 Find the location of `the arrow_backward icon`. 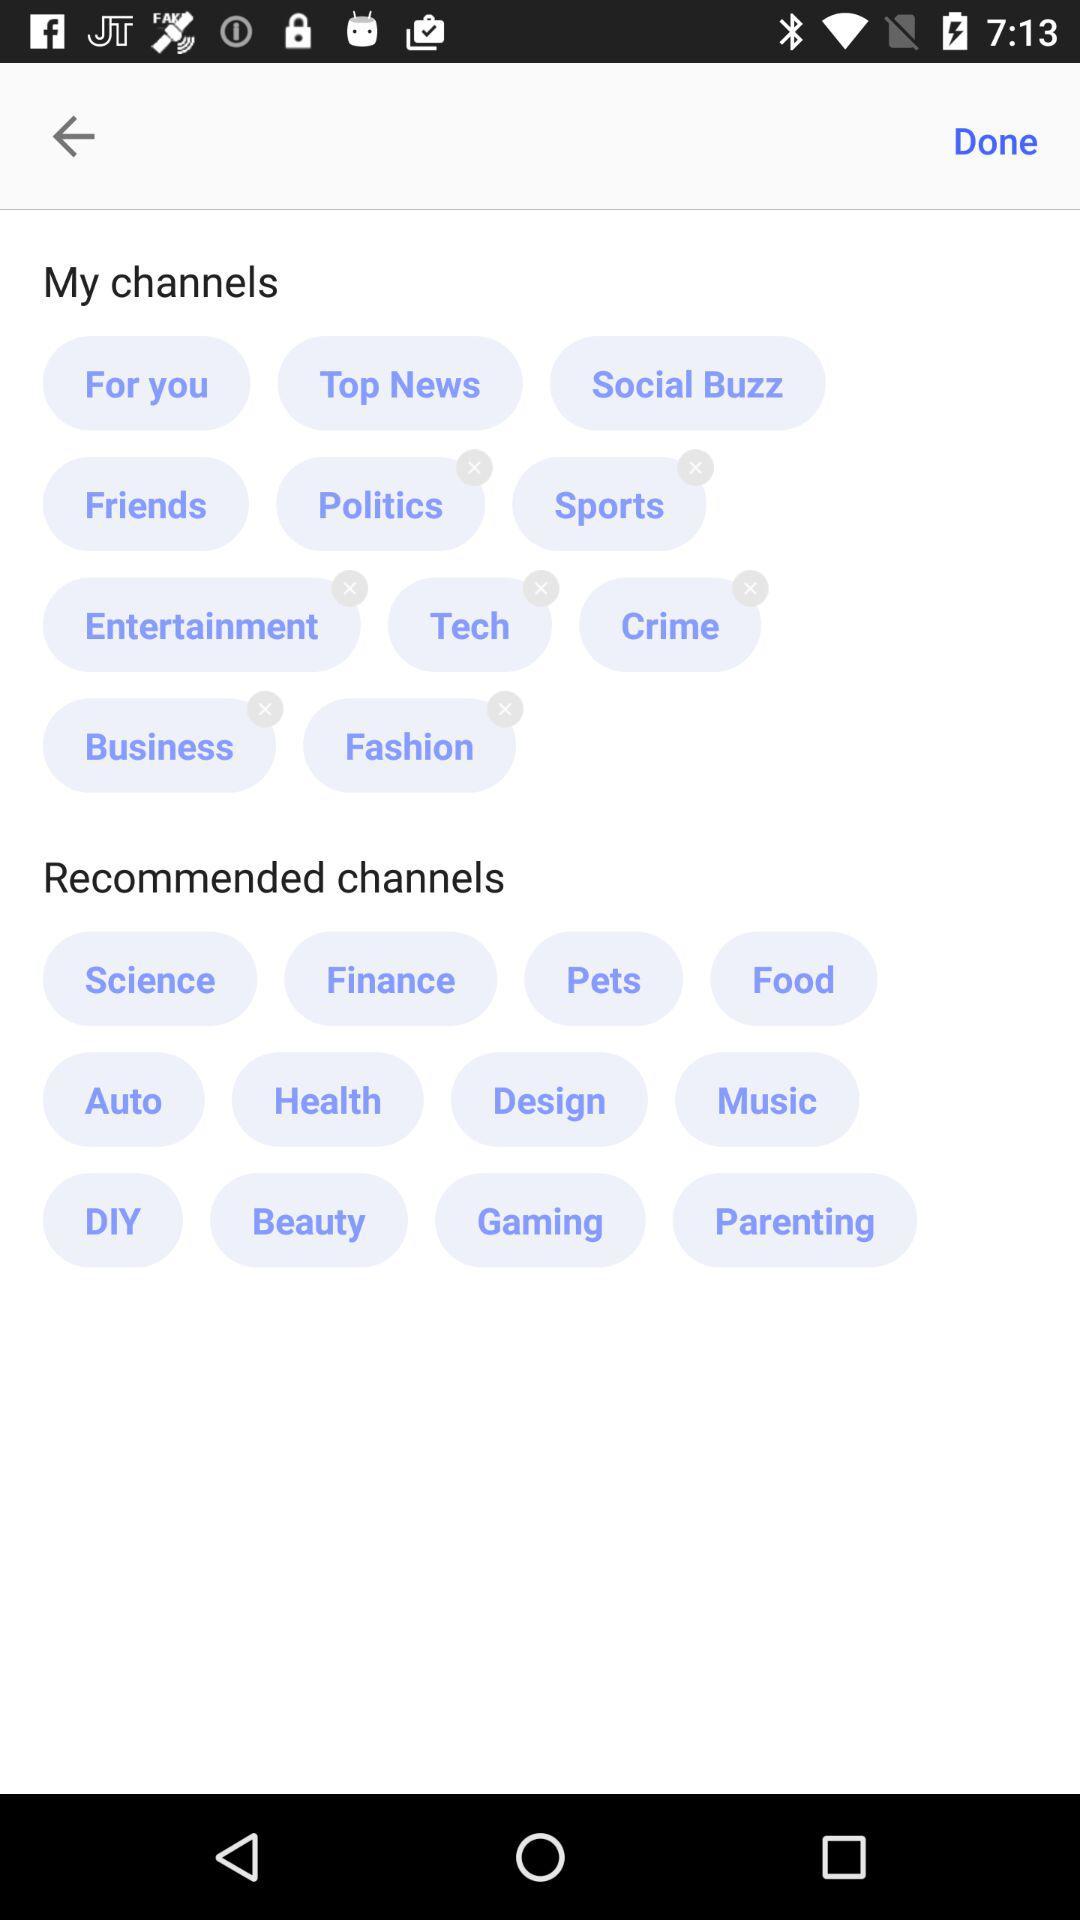

the arrow_backward icon is located at coordinates (83, 135).